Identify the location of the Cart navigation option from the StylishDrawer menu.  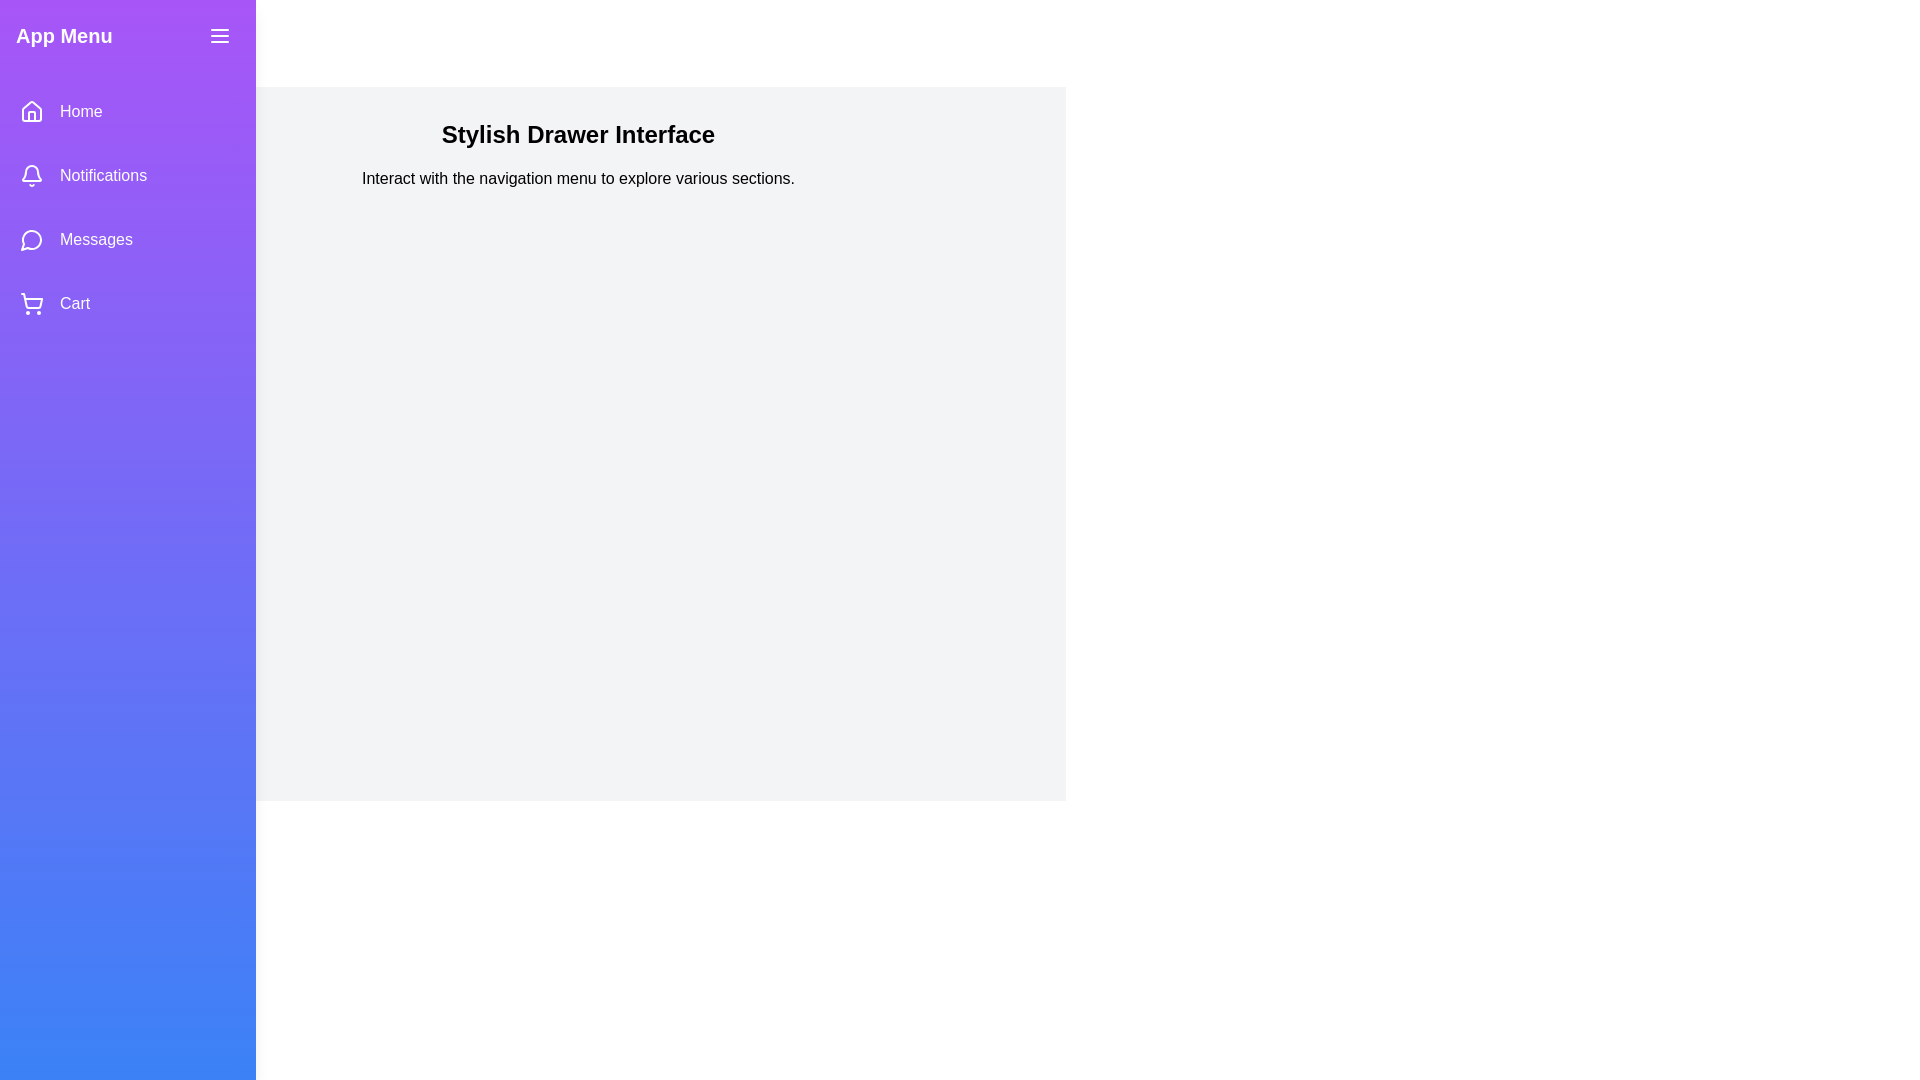
(127, 304).